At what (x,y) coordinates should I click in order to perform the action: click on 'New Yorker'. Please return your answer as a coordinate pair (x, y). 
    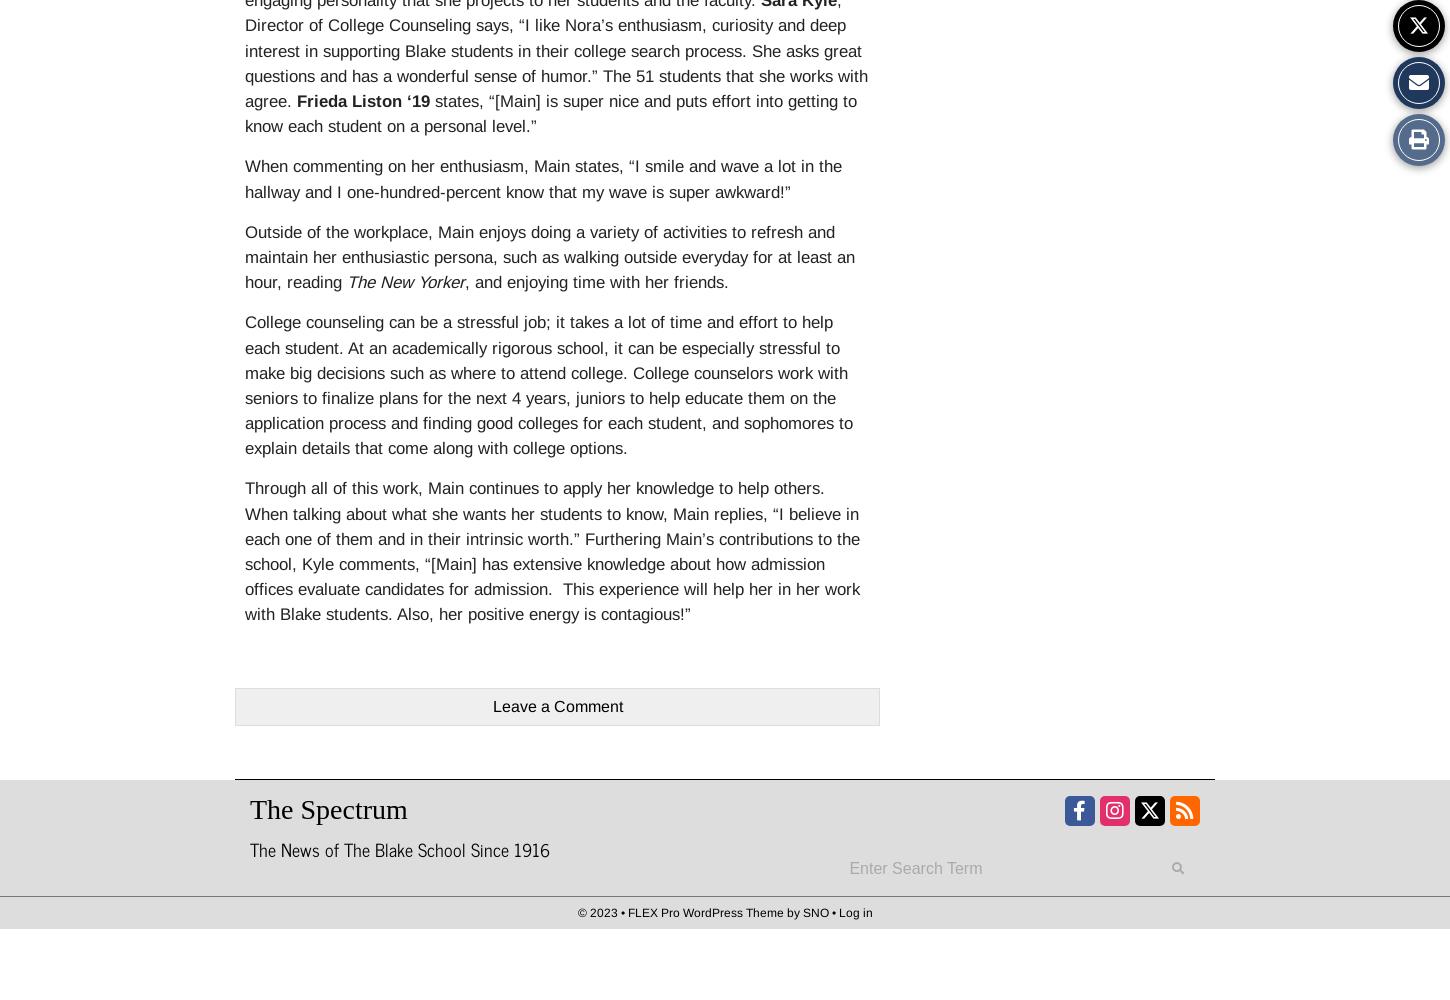
    Looking at the image, I should click on (421, 282).